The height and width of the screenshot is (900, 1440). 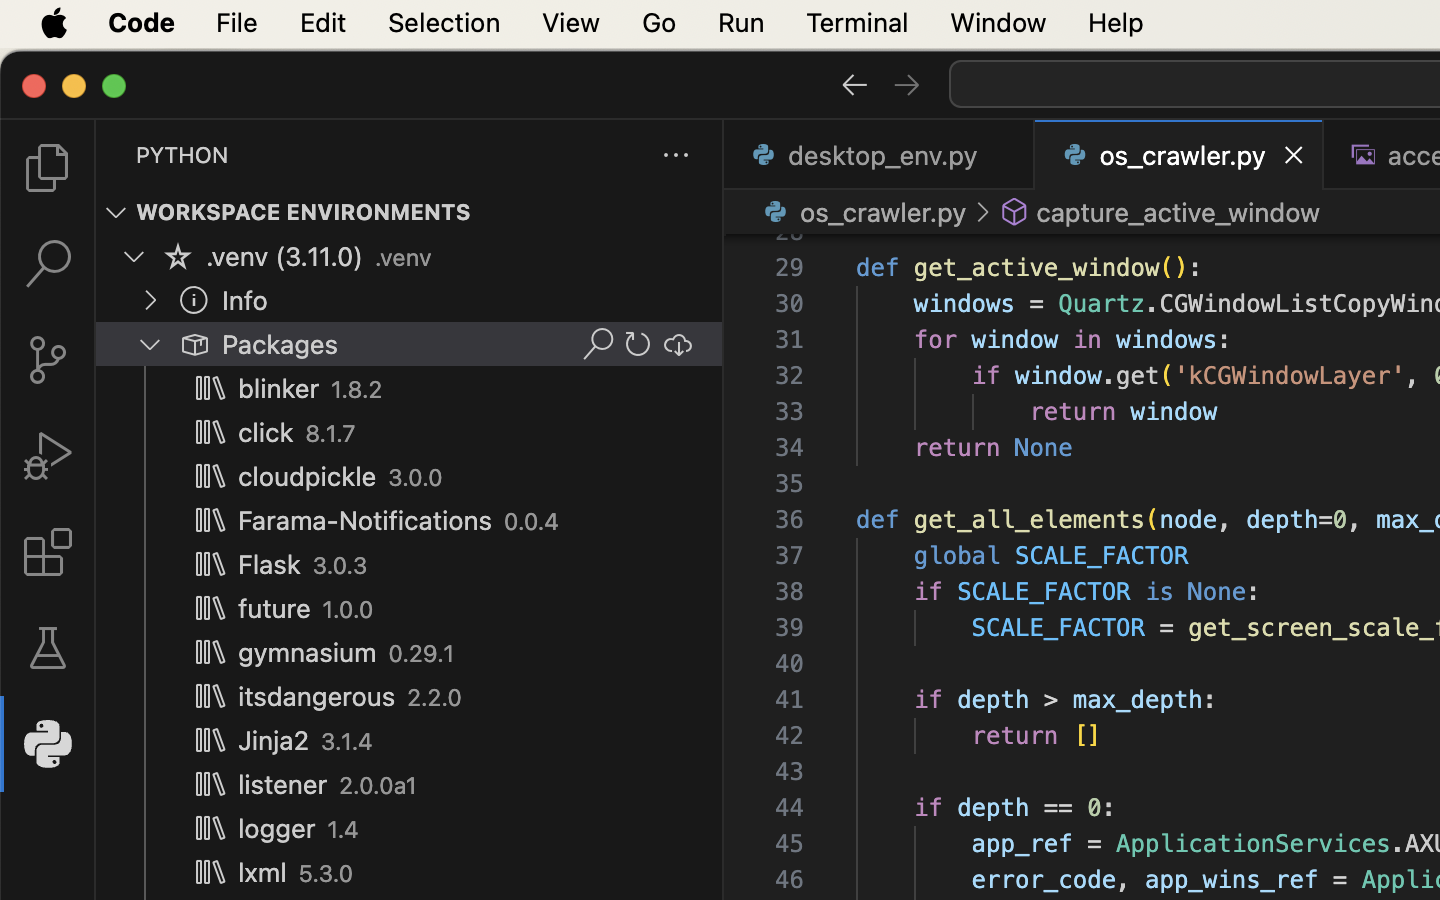 What do you see at coordinates (193, 298) in the screenshot?
I see `''` at bounding box center [193, 298].